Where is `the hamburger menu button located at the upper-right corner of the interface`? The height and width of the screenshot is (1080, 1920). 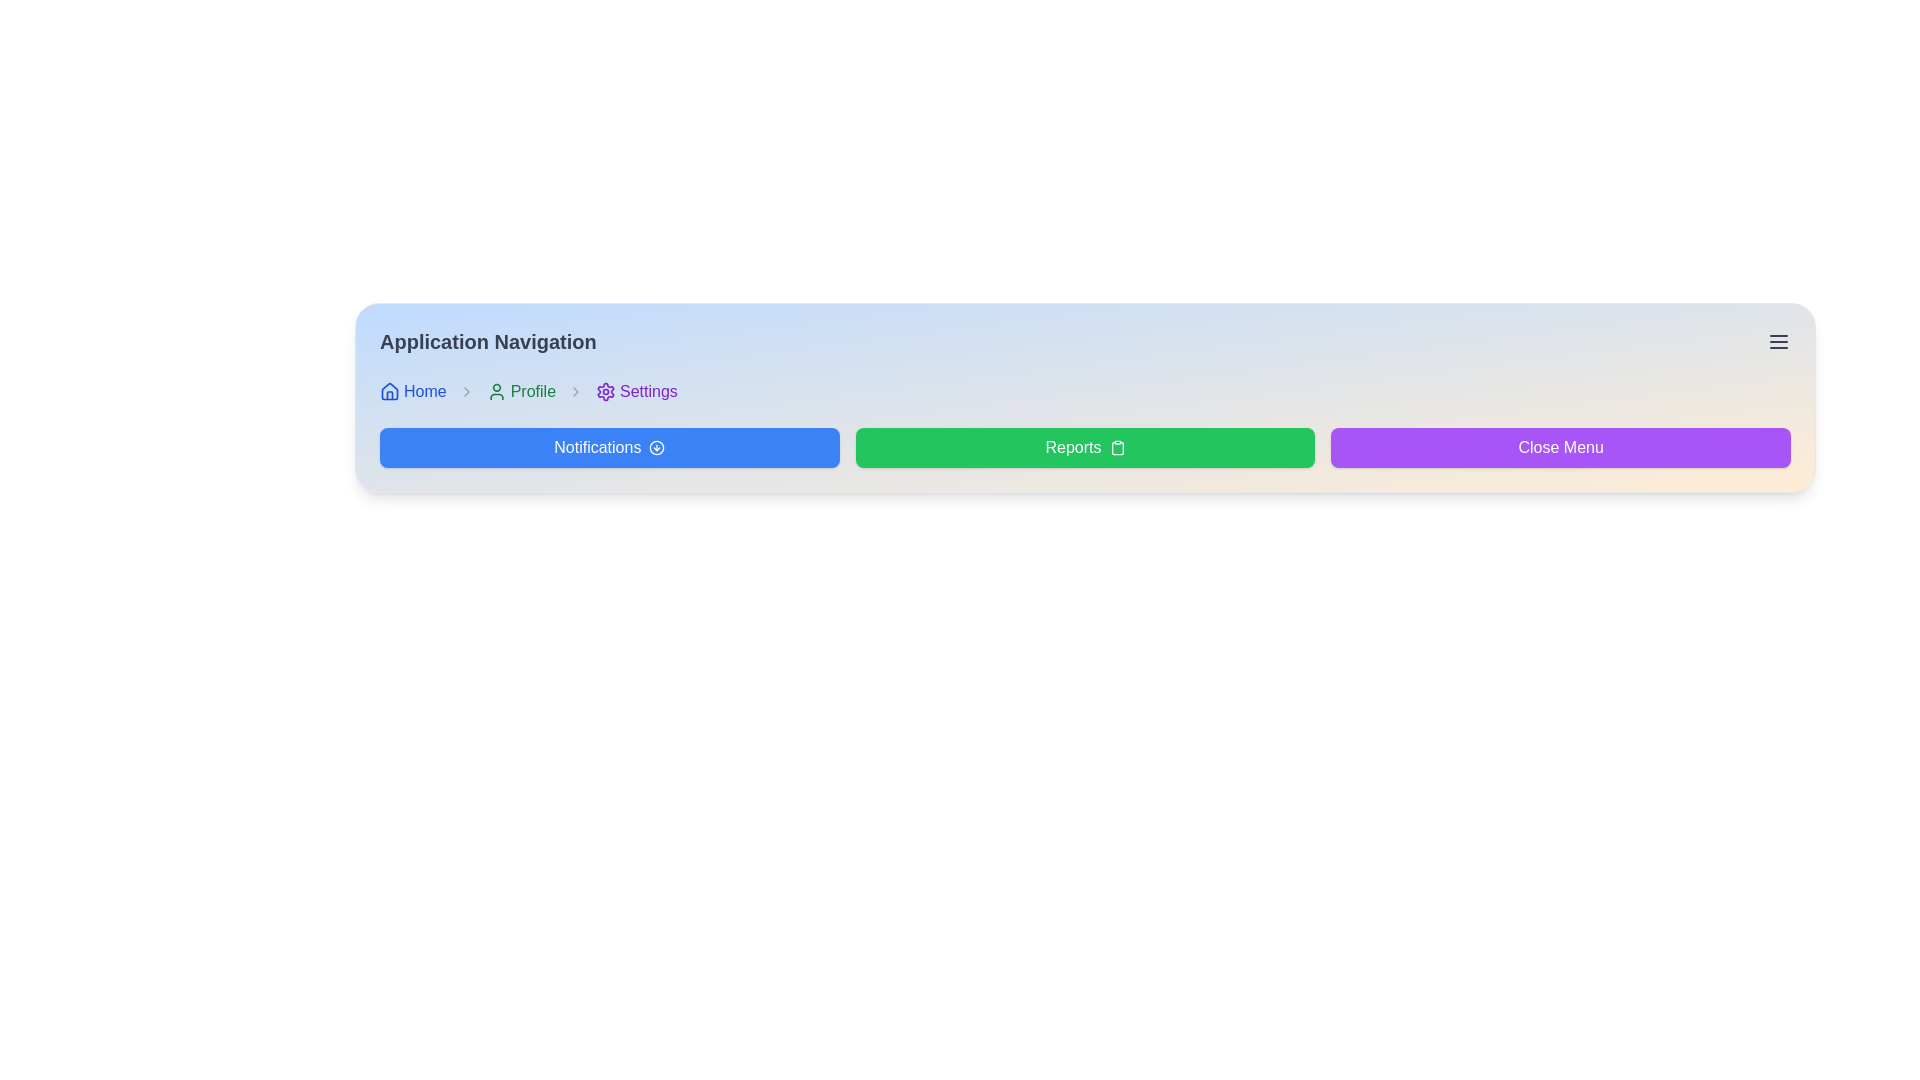
the hamburger menu button located at the upper-right corner of the interface is located at coordinates (1779, 341).